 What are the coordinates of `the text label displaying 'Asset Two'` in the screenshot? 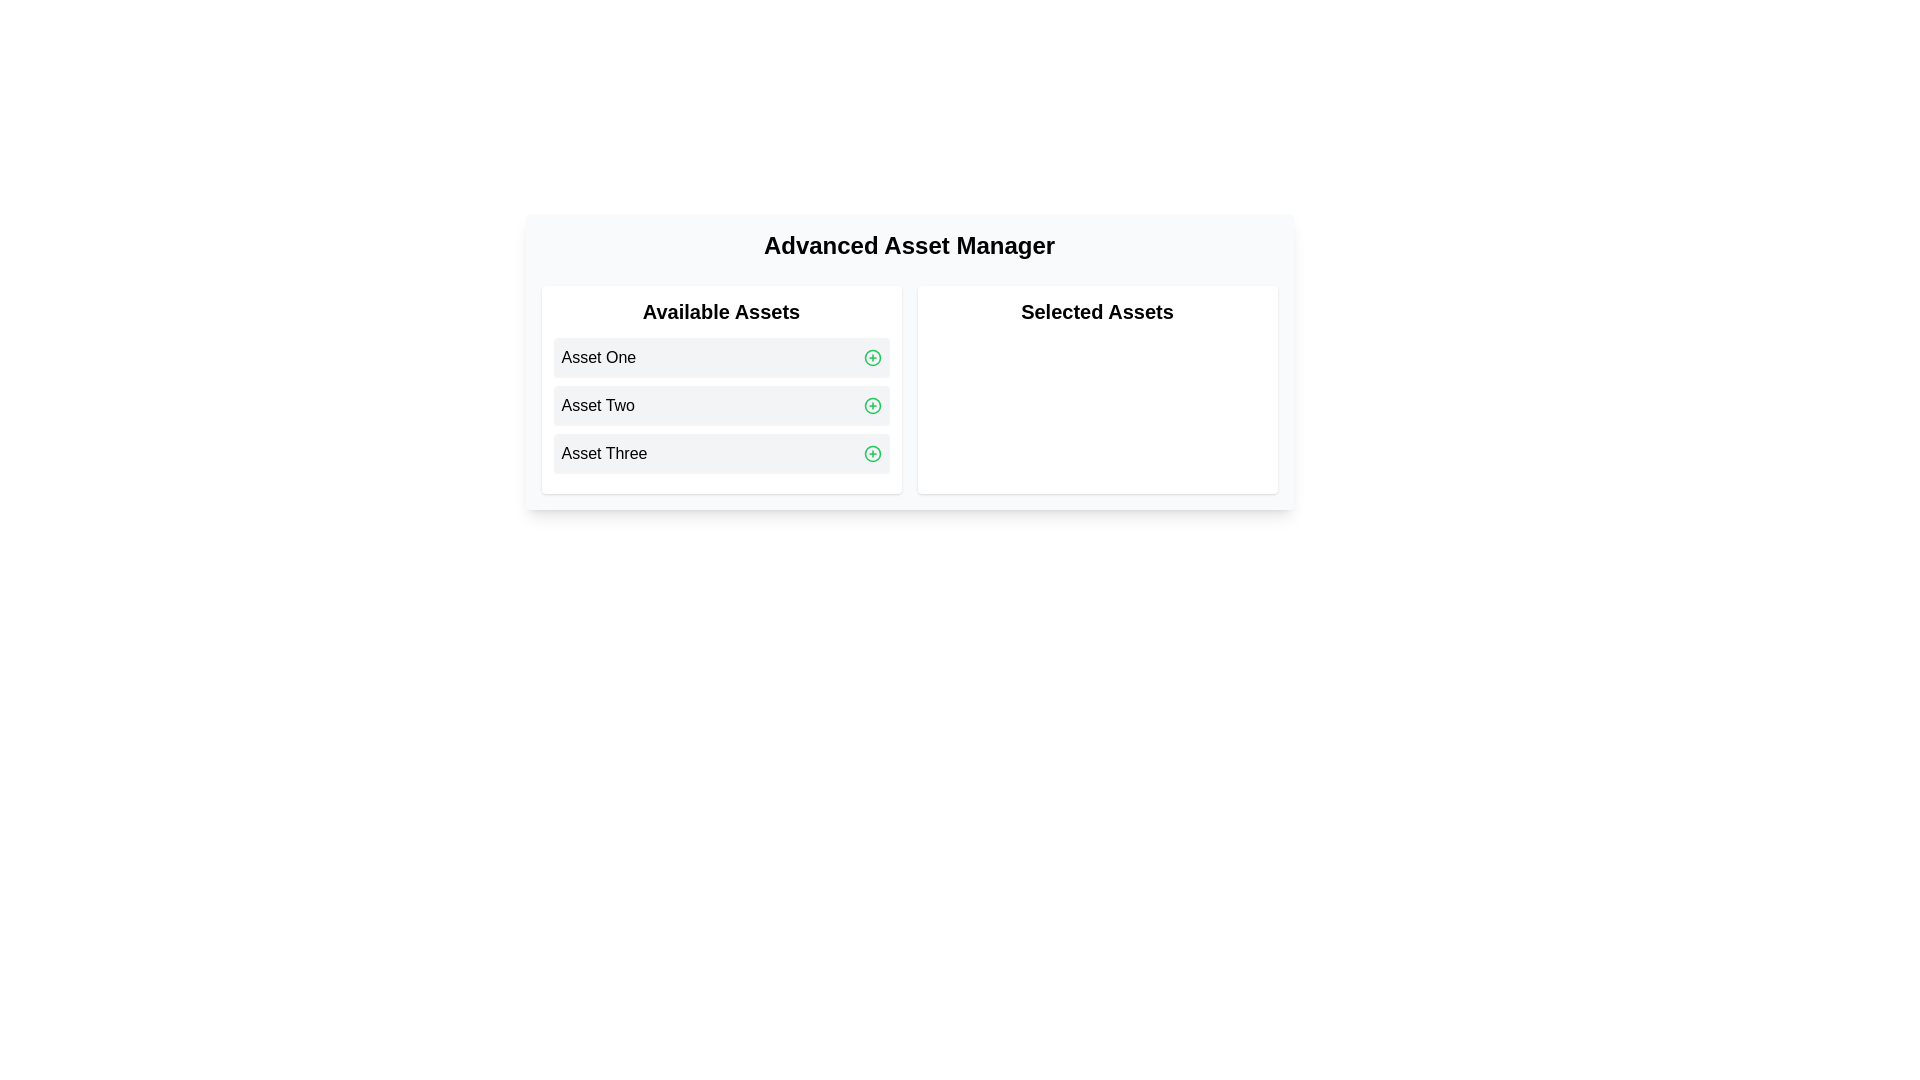 It's located at (597, 405).